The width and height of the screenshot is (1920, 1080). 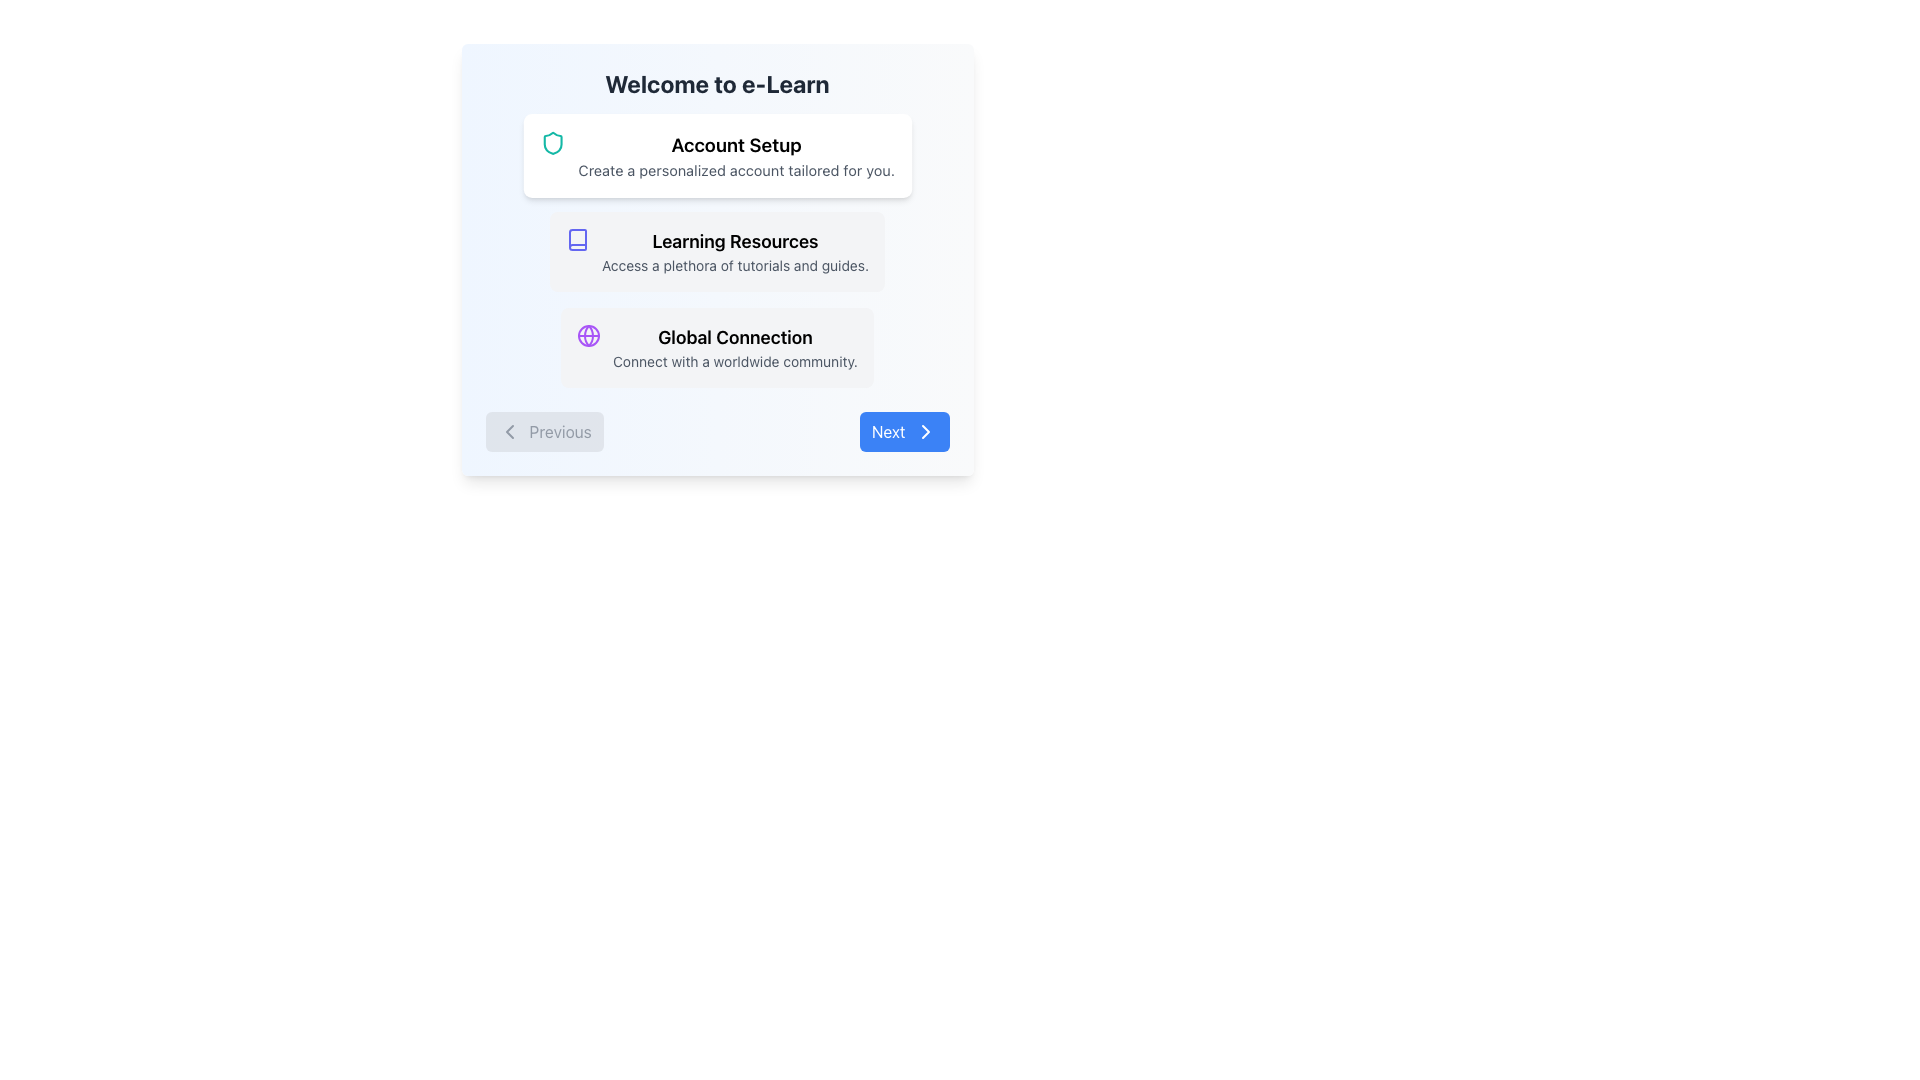 What do you see at coordinates (902, 431) in the screenshot?
I see `the navigation button located at the lower-right corner of the multi-step setup interface` at bounding box center [902, 431].